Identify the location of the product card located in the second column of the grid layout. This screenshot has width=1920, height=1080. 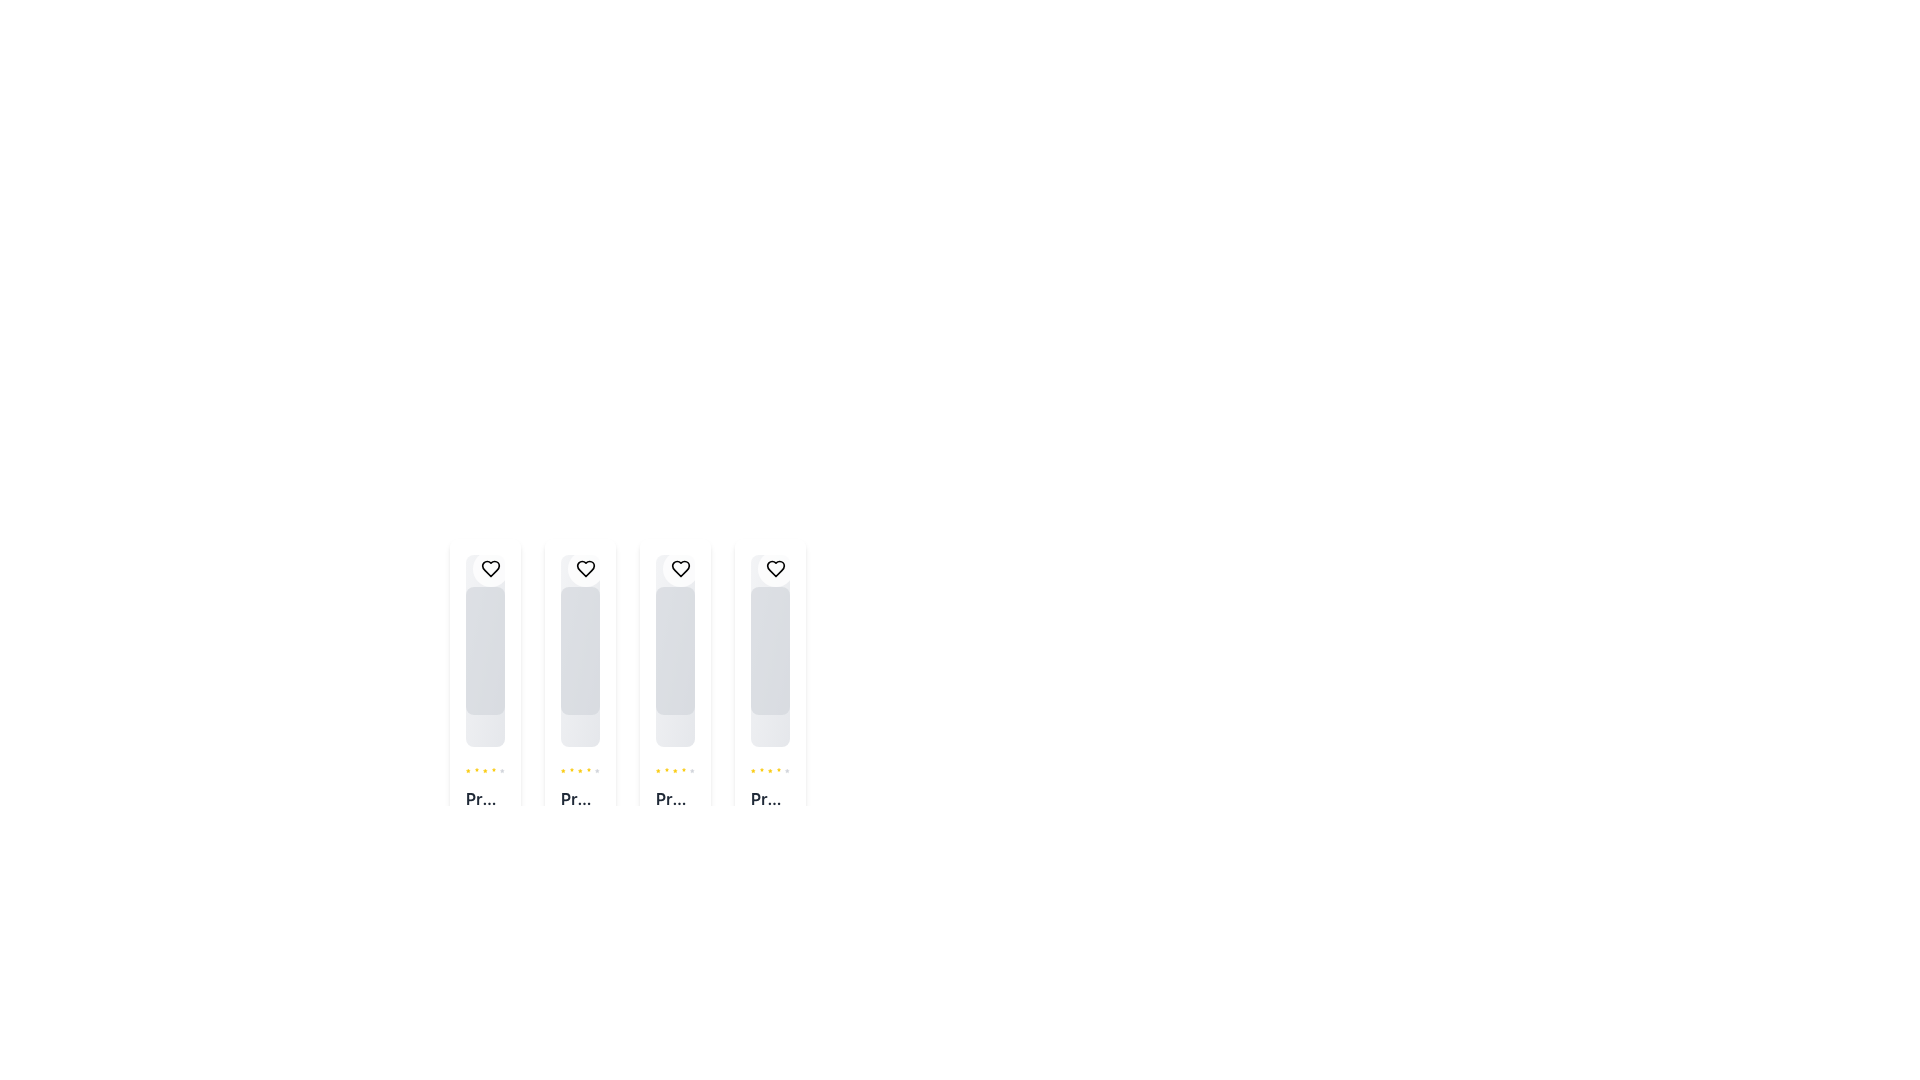
(579, 717).